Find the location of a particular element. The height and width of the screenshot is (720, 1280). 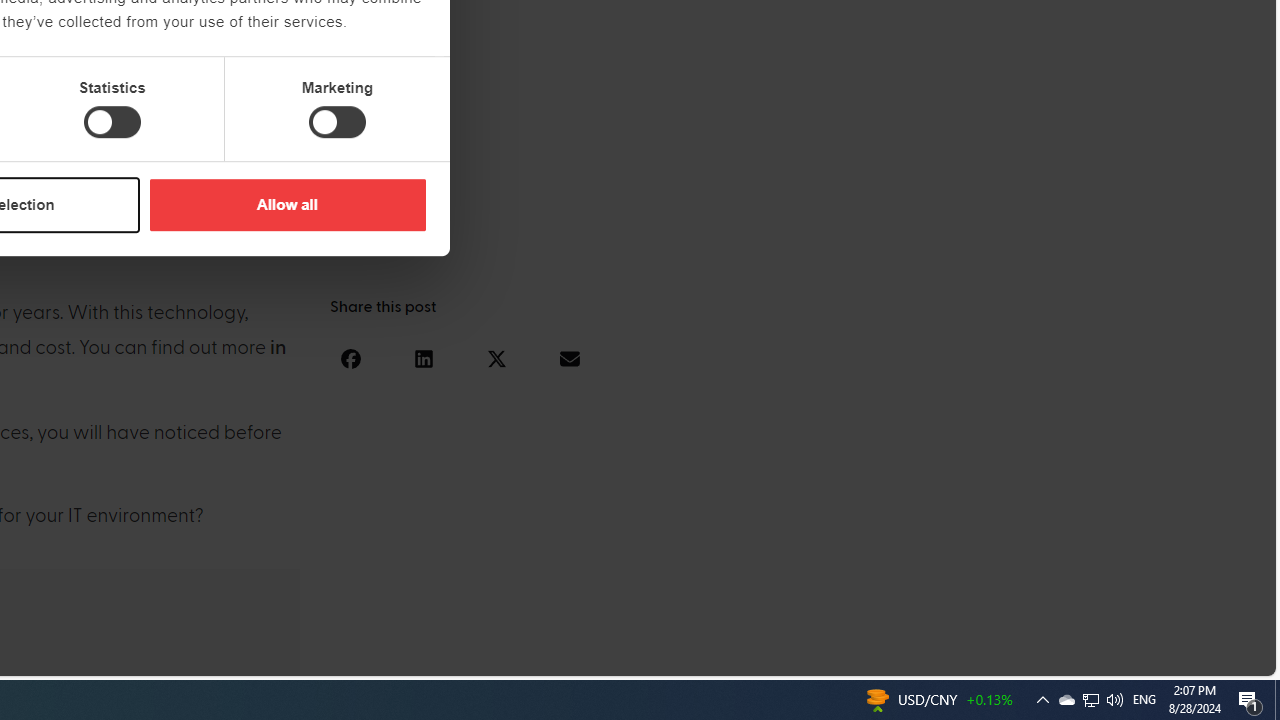

'Share on facebook' is located at coordinates (350, 357).